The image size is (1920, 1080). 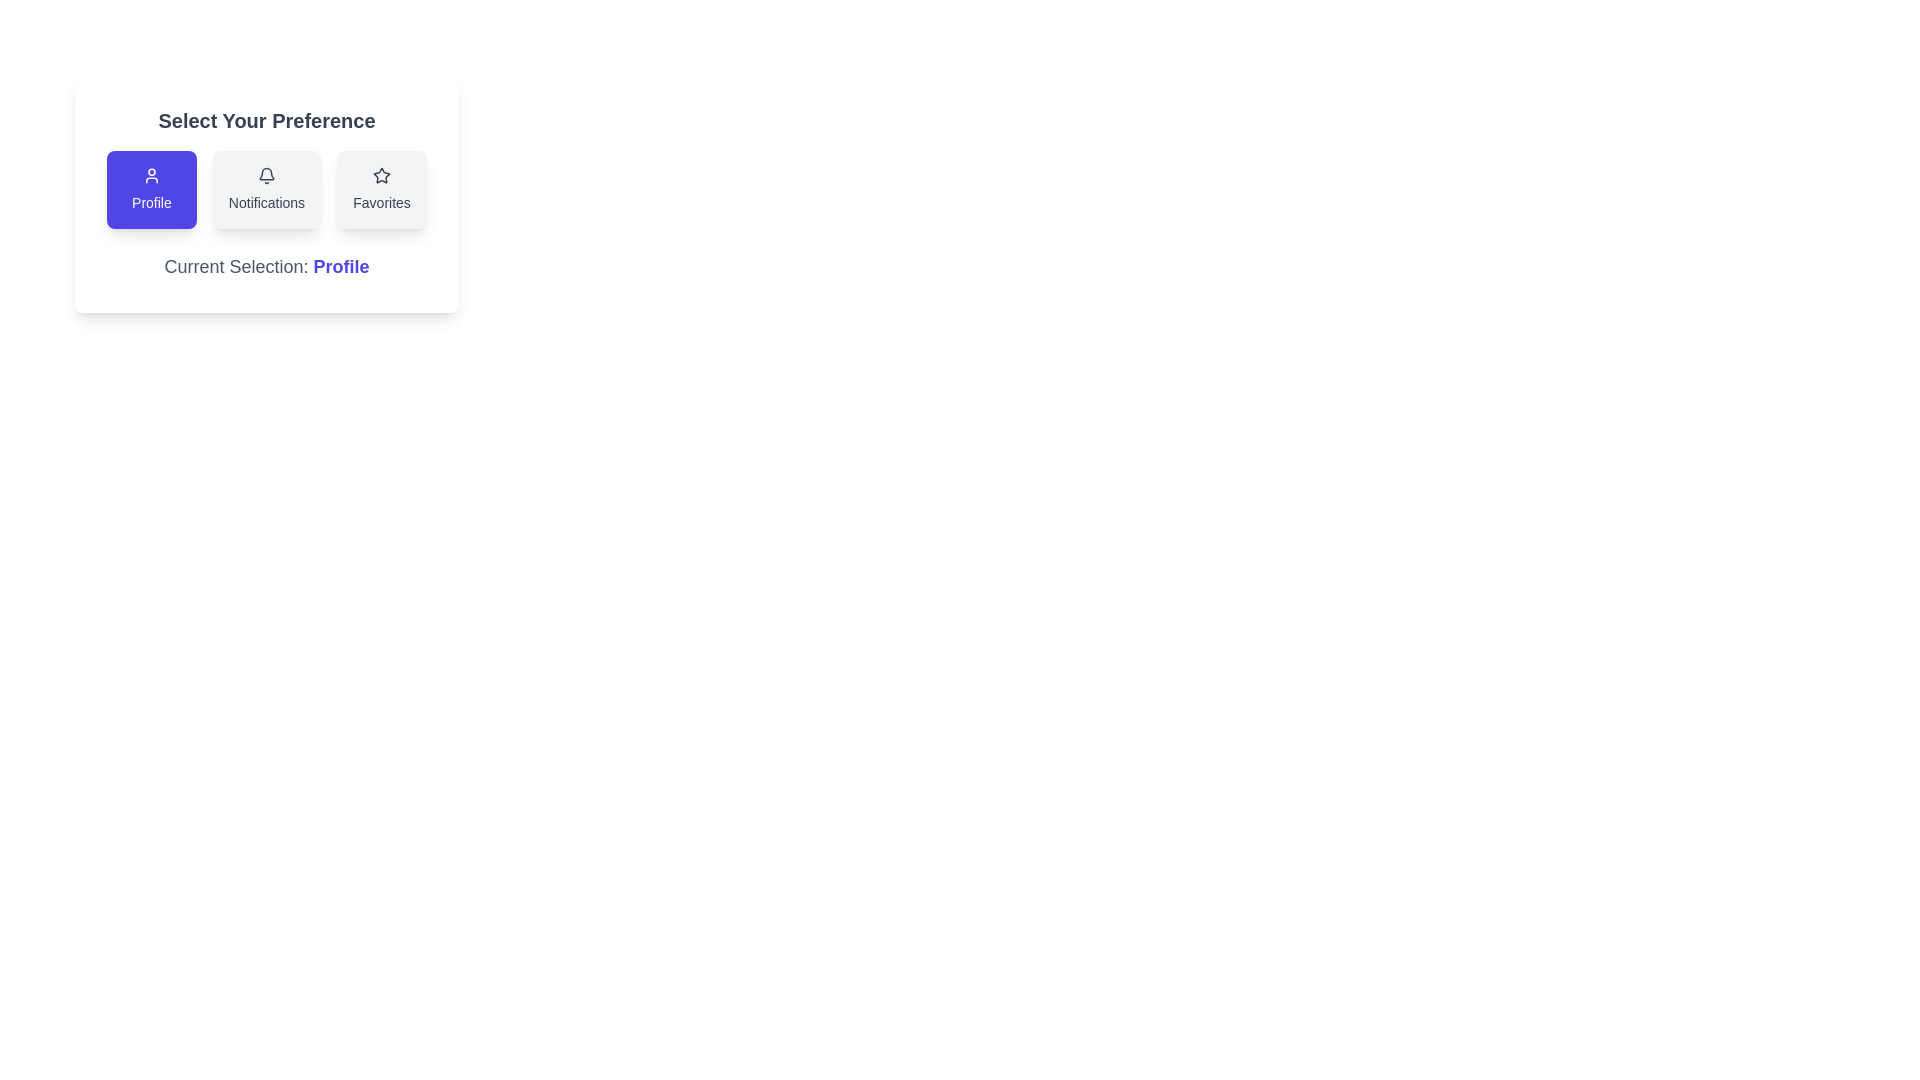 What do you see at coordinates (341, 265) in the screenshot?
I see `the bold, indigo-colored text label displaying 'Profile', which is part of the sentence 'Current Selection: Profile'` at bounding box center [341, 265].